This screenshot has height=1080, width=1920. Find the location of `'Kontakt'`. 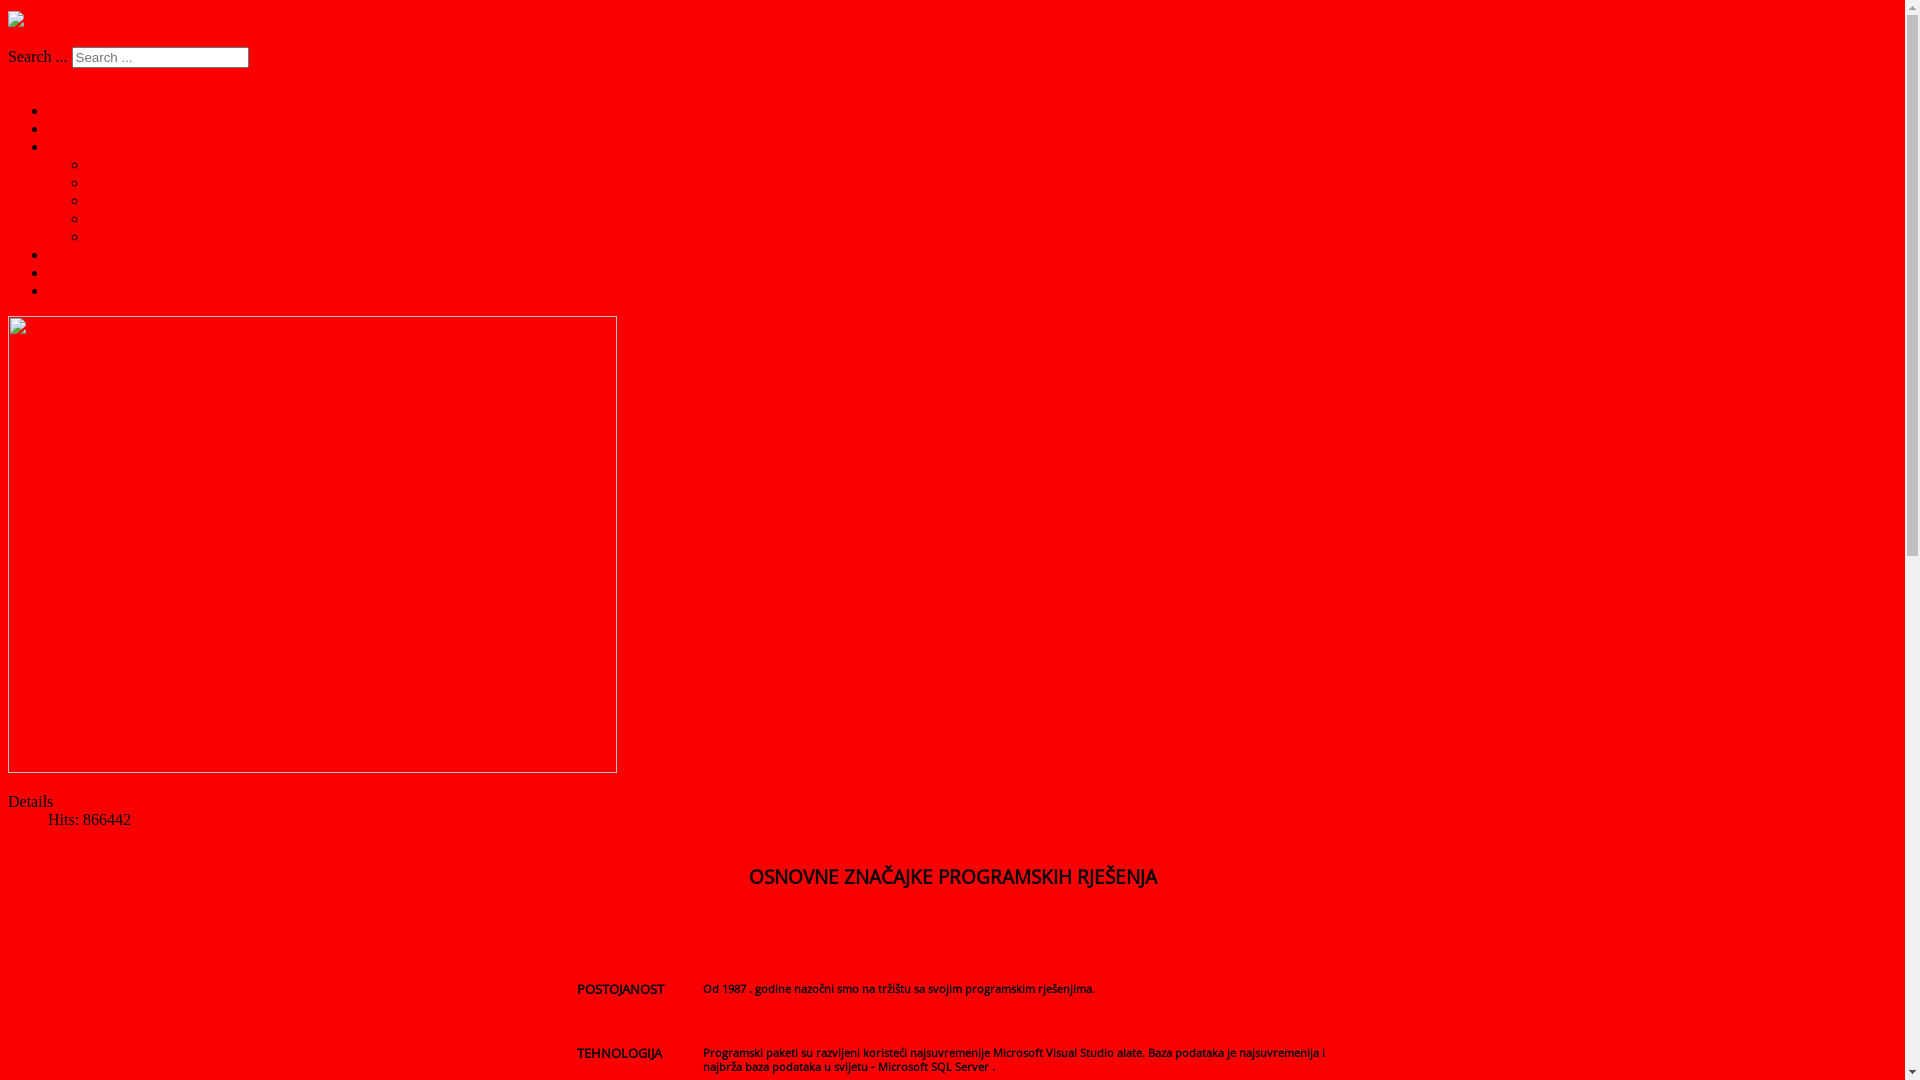

'Kontakt' is located at coordinates (73, 272).